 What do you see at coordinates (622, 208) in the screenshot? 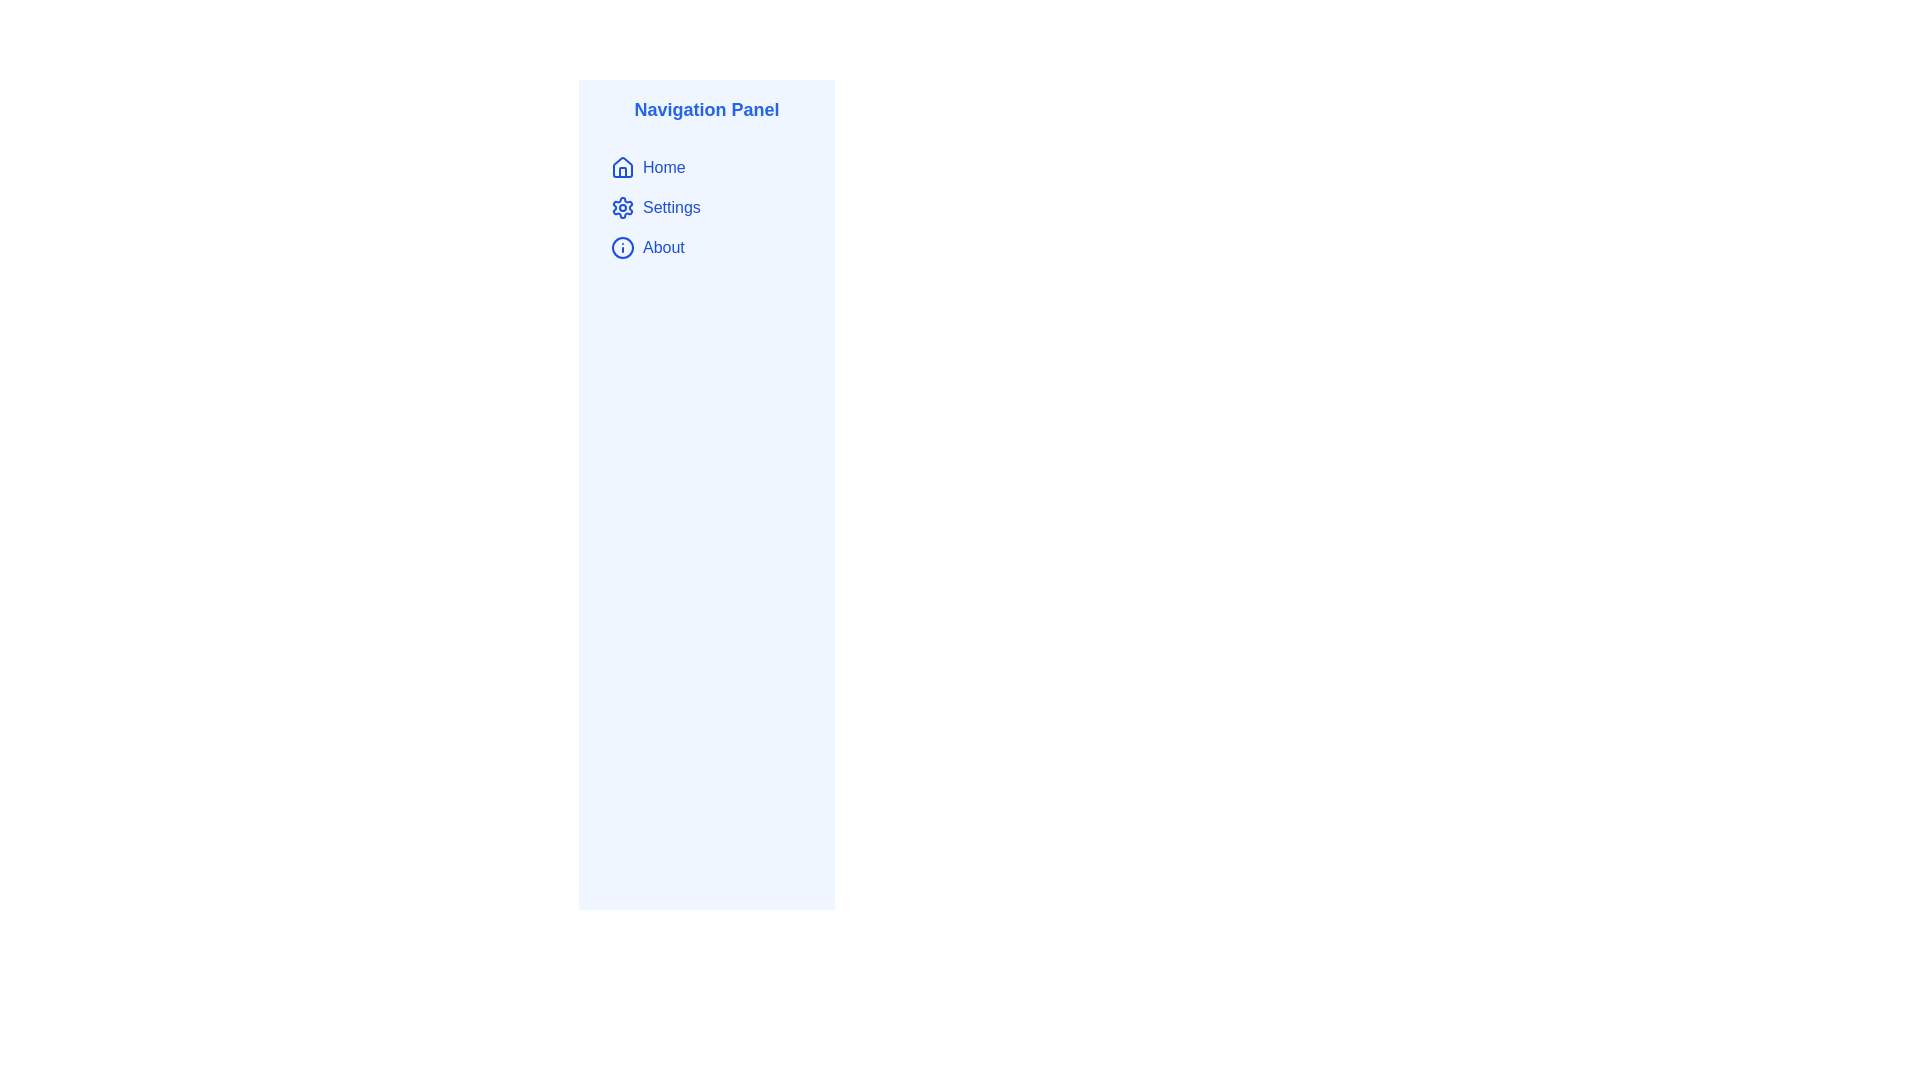
I see `the settings icon located in the navigation panel` at bounding box center [622, 208].